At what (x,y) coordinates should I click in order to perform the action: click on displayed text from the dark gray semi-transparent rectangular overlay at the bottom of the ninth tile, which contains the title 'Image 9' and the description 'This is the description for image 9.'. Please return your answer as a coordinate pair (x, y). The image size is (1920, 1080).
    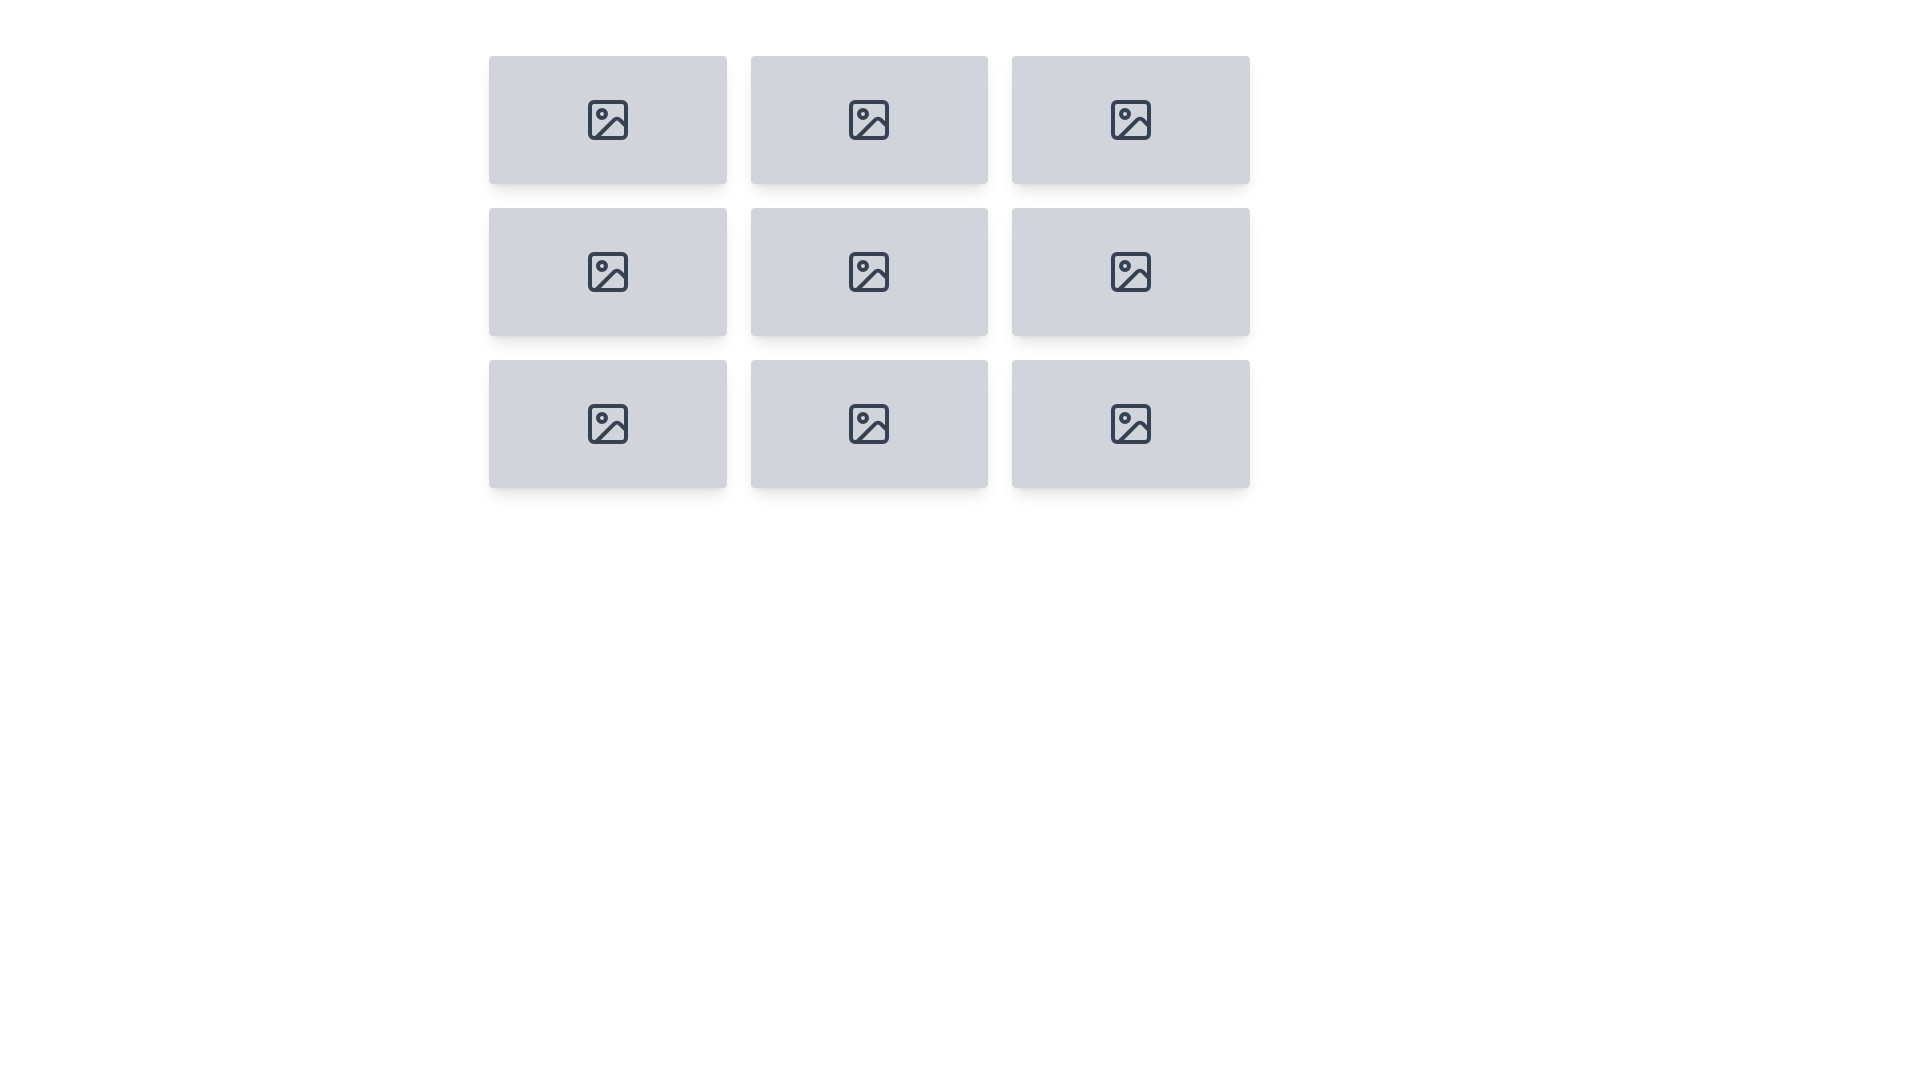
    Looking at the image, I should click on (1131, 445).